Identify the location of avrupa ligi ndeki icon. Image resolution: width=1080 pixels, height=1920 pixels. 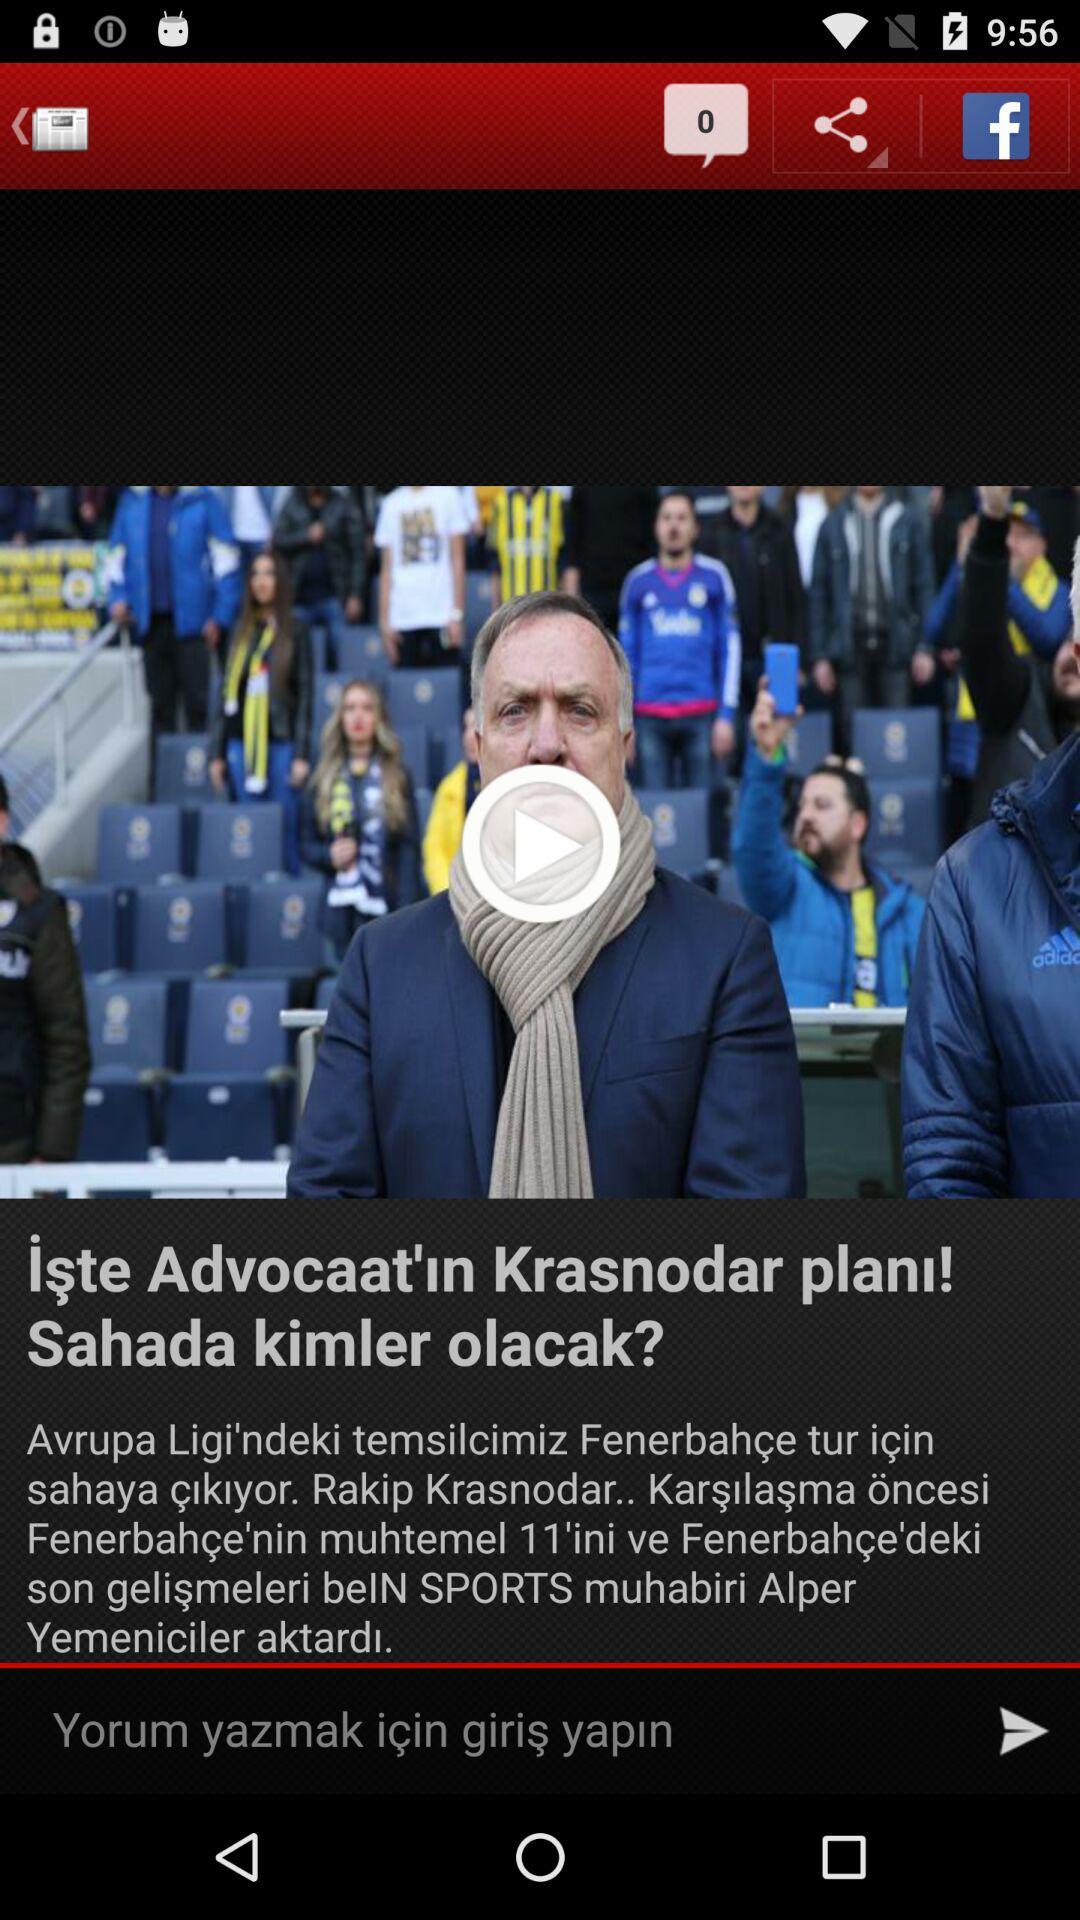
(540, 1535).